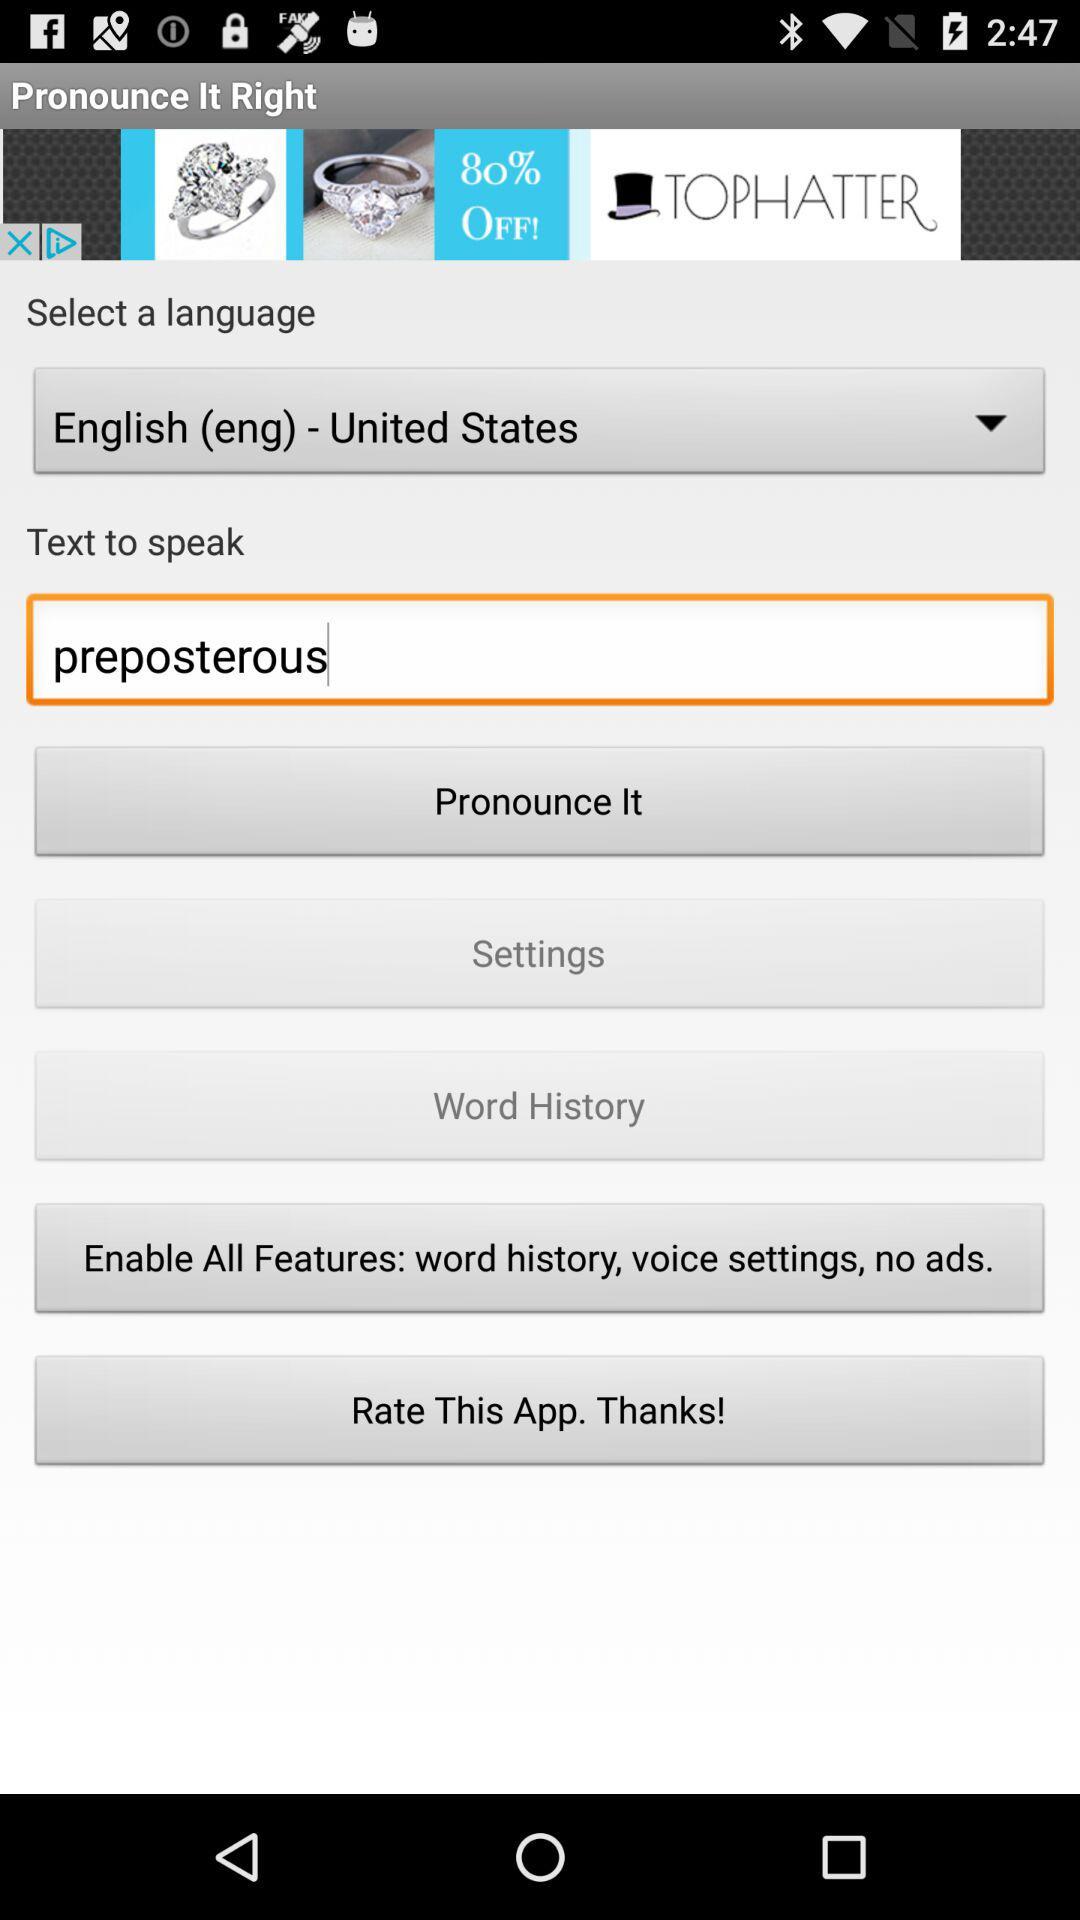 Image resolution: width=1080 pixels, height=1920 pixels. I want to click on open an advertisement, so click(540, 194).